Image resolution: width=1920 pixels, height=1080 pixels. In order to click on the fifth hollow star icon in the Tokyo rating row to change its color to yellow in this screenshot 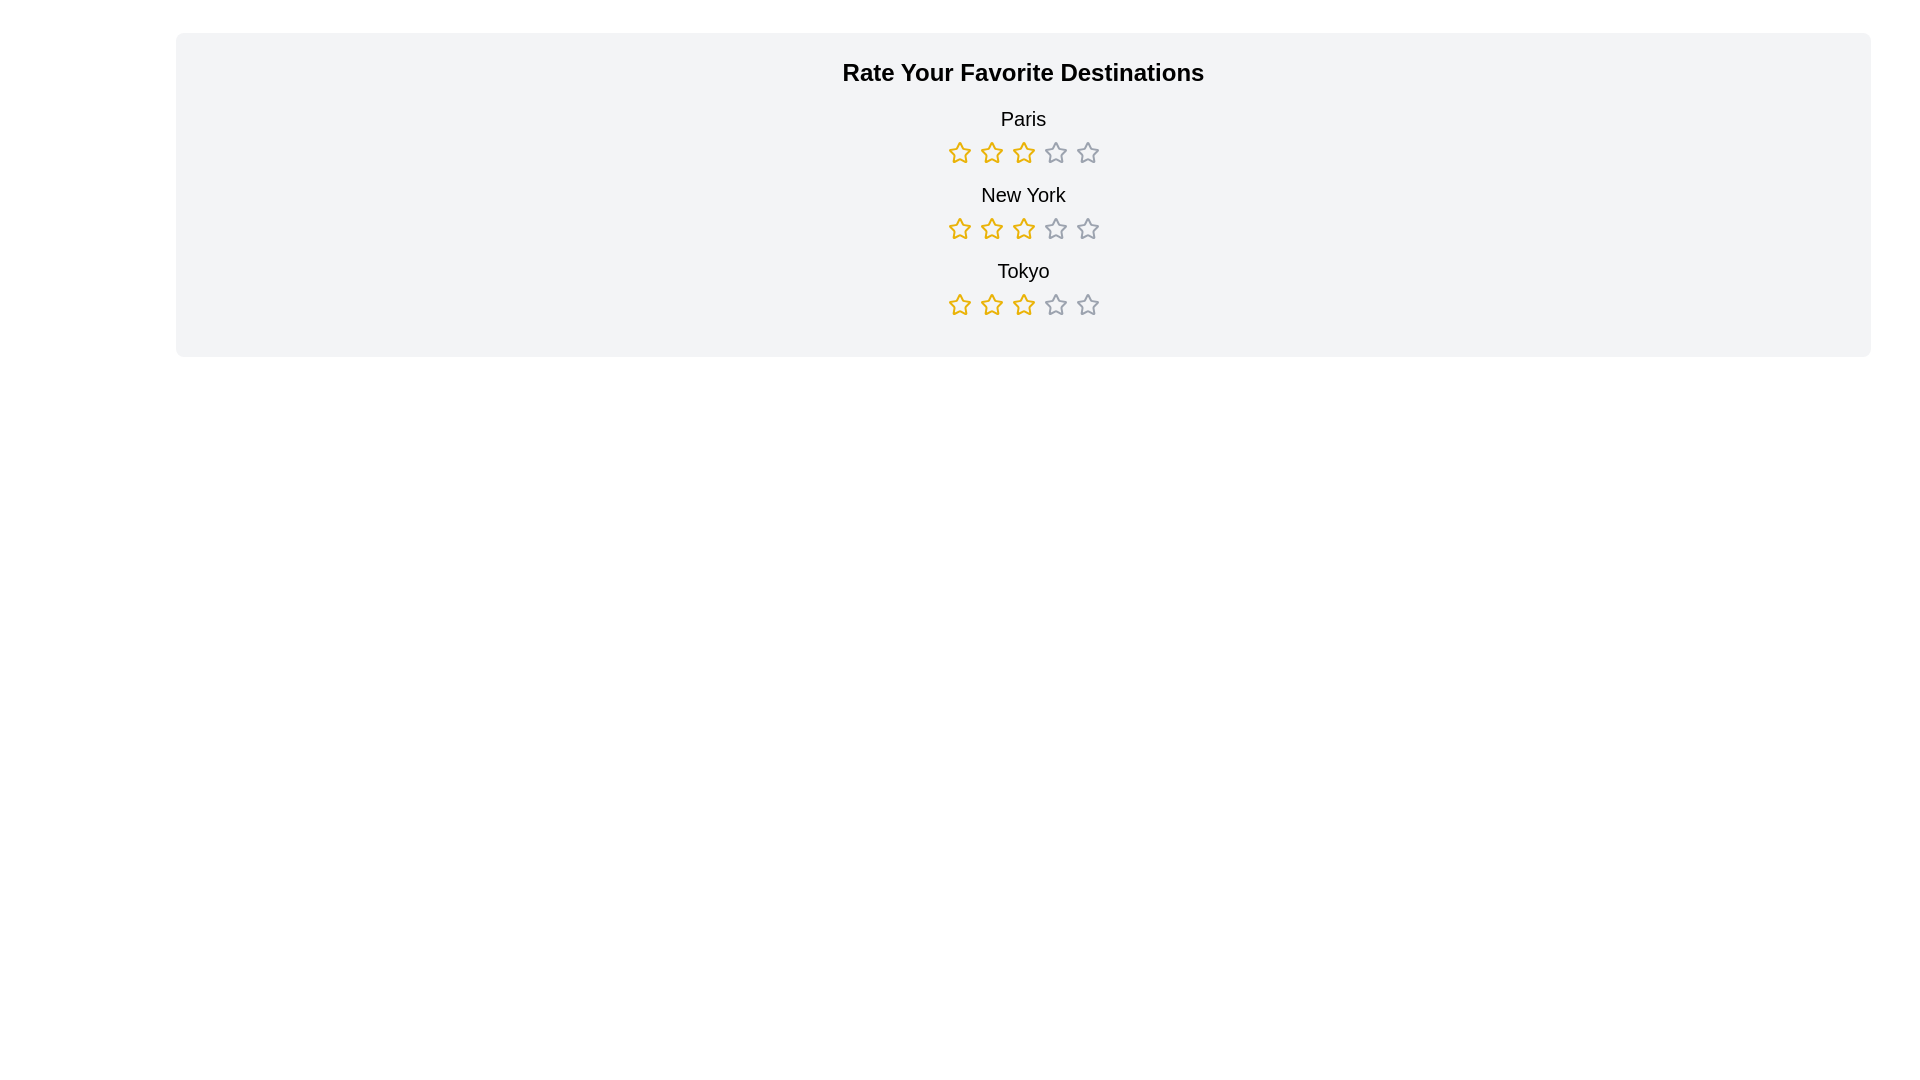, I will do `click(1086, 304)`.